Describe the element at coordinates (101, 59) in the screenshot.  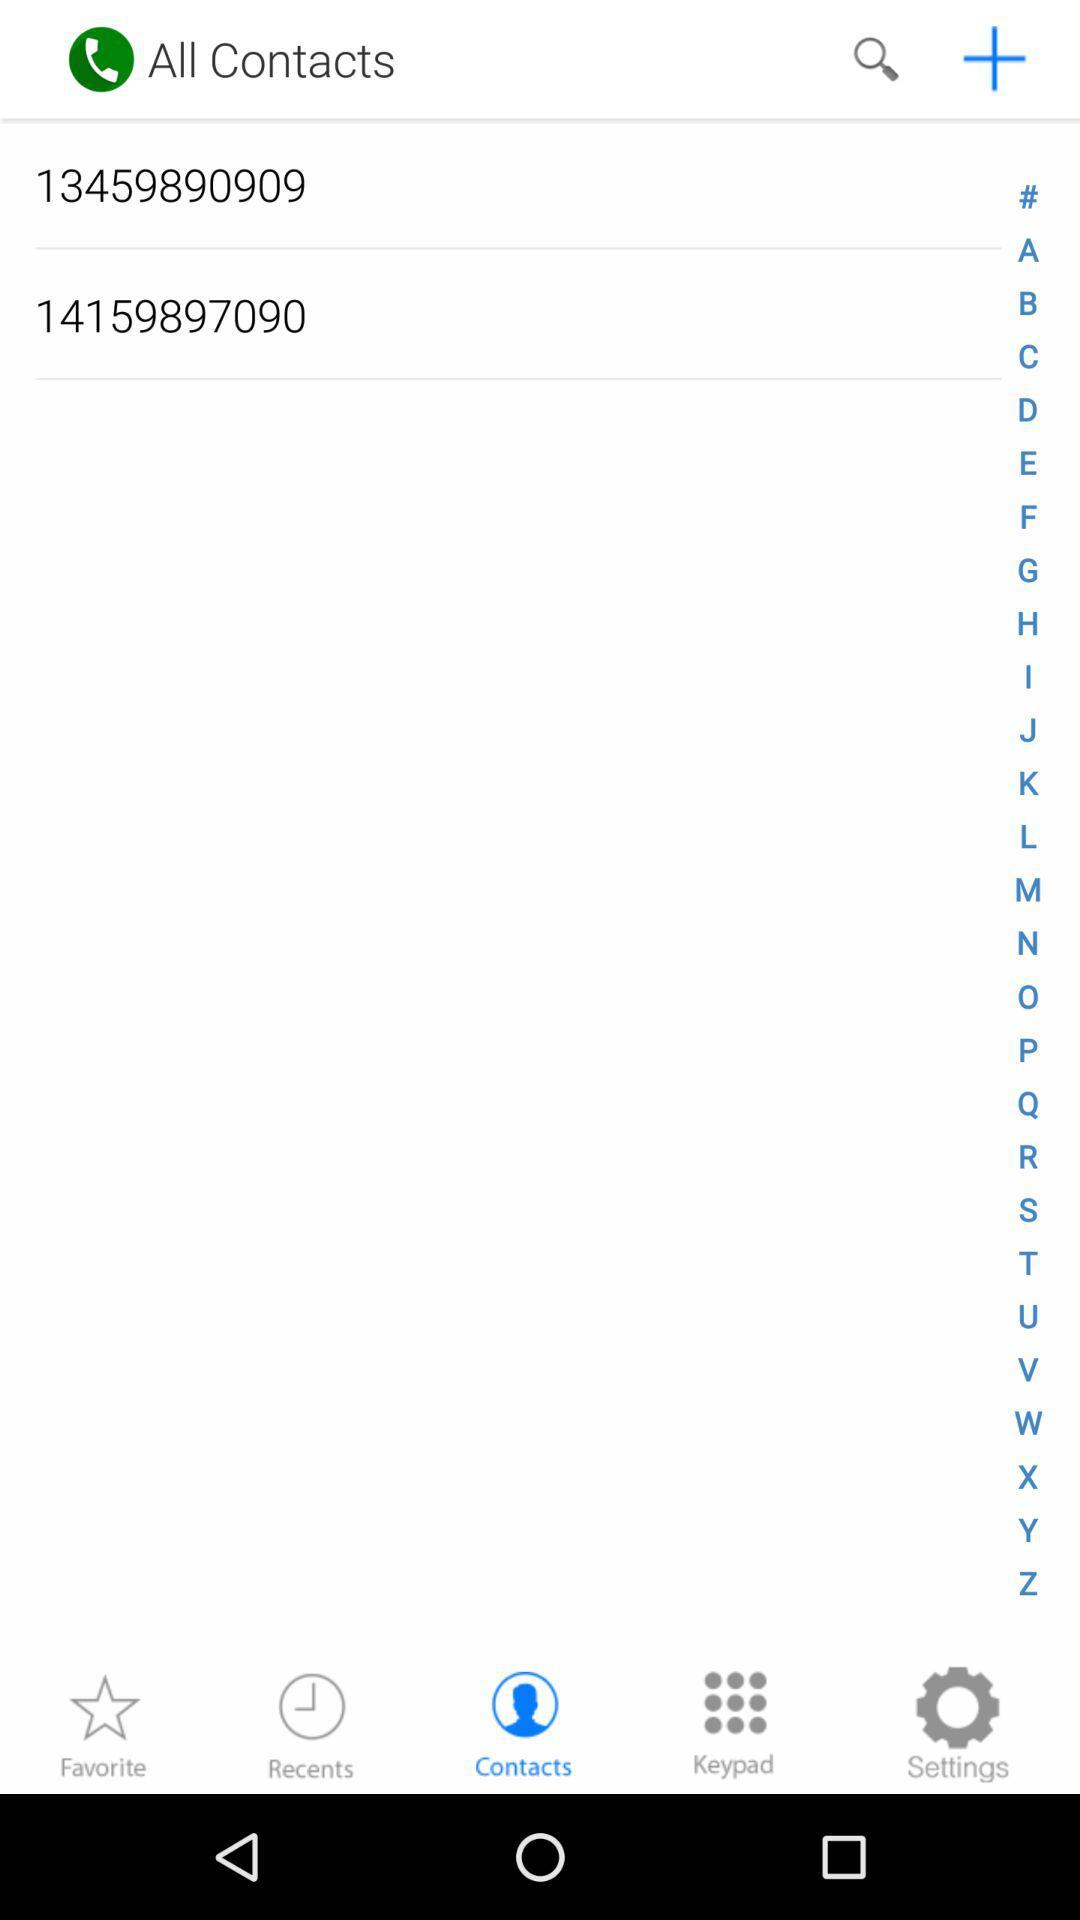
I see `call button` at that location.